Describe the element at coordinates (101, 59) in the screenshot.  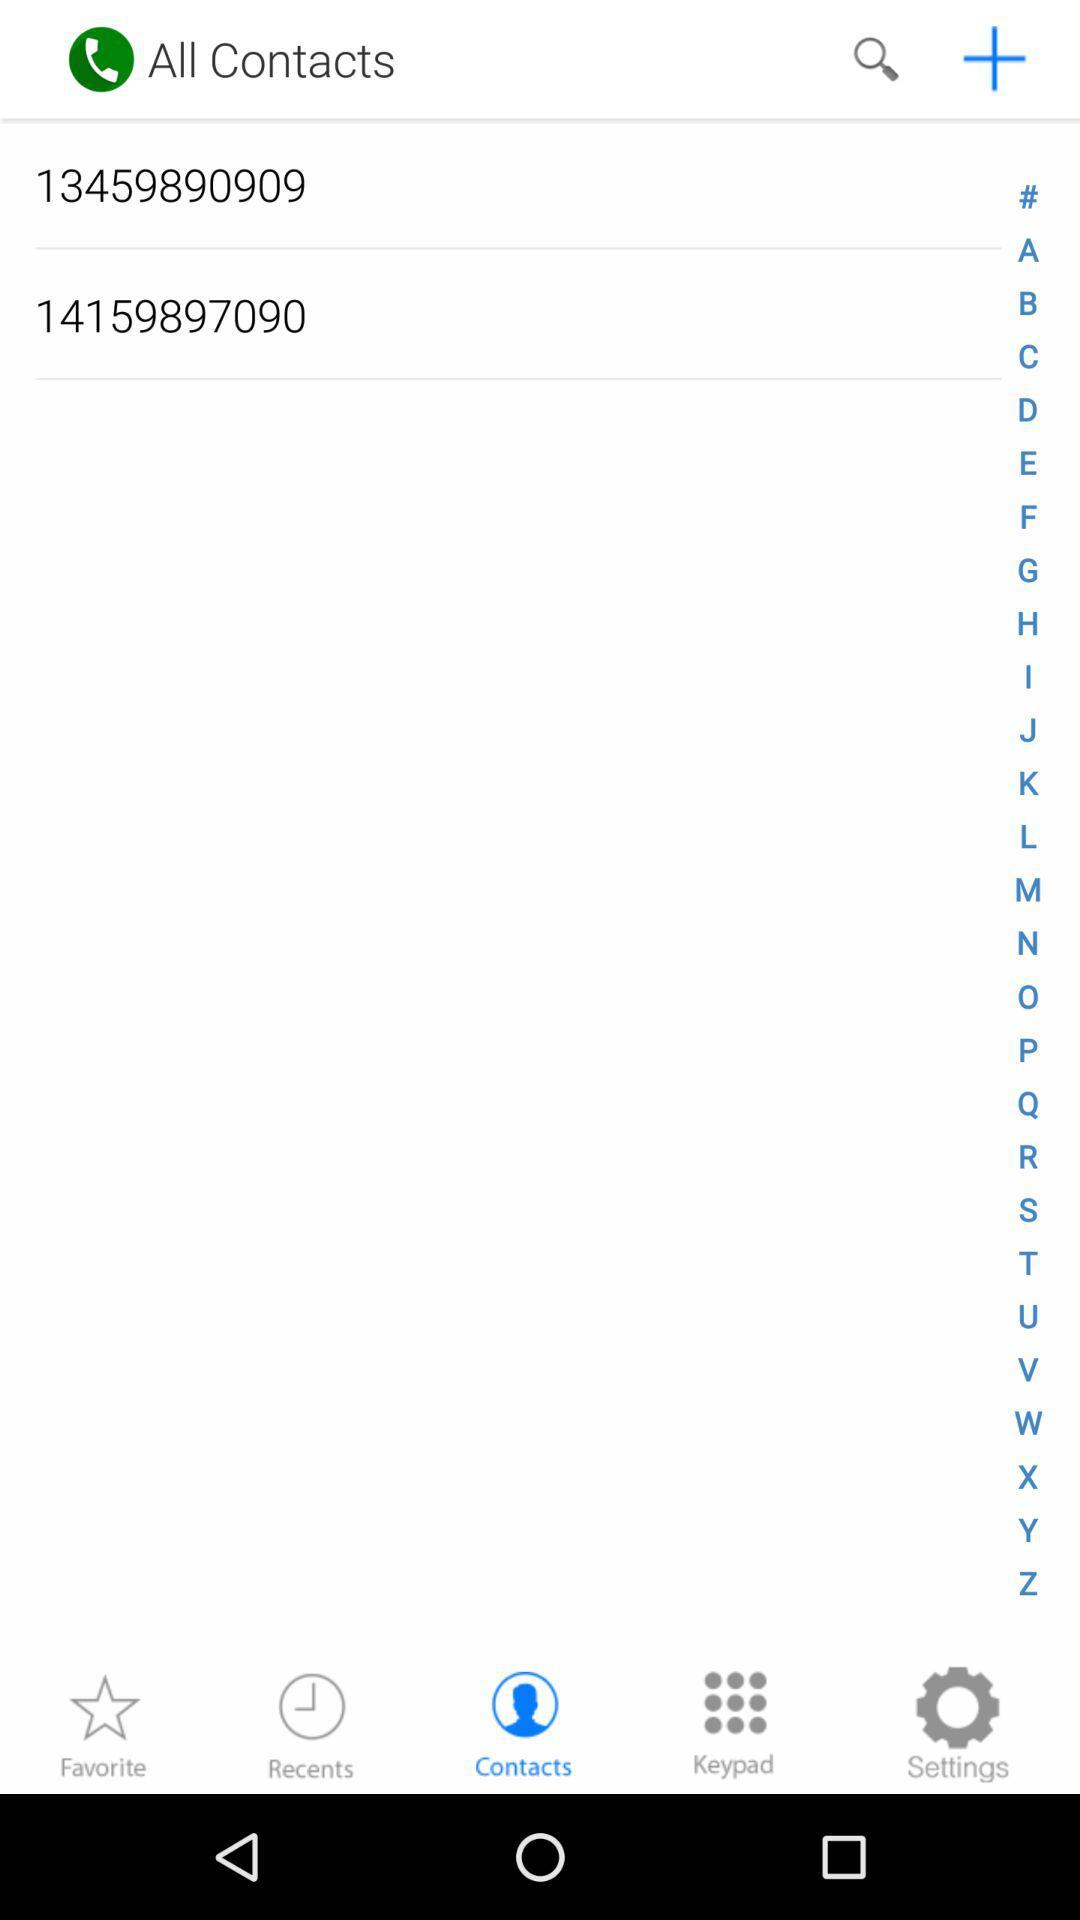
I see `call button` at that location.